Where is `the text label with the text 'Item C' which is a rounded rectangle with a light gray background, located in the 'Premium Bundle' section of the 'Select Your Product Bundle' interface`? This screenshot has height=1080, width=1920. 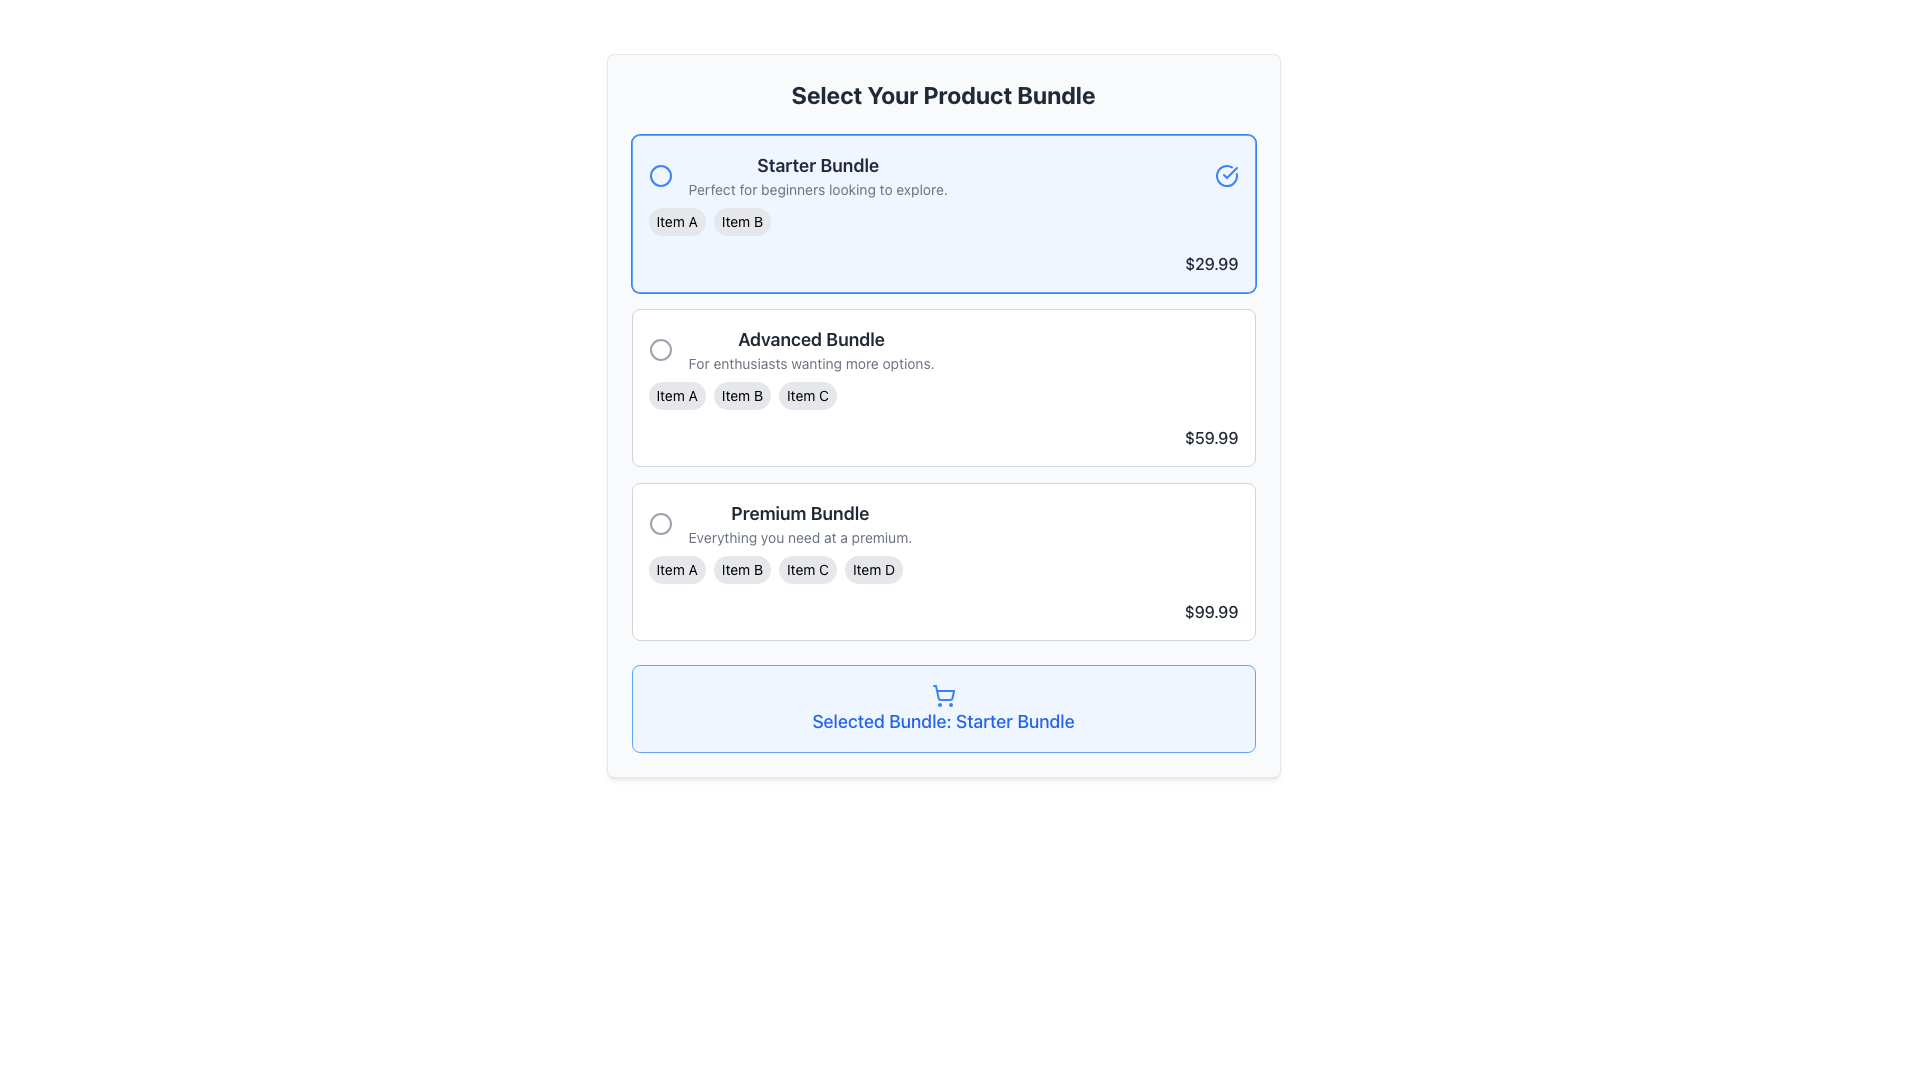 the text label with the text 'Item C' which is a rounded rectangle with a light gray background, located in the 'Premium Bundle' section of the 'Select Your Product Bundle' interface is located at coordinates (807, 570).